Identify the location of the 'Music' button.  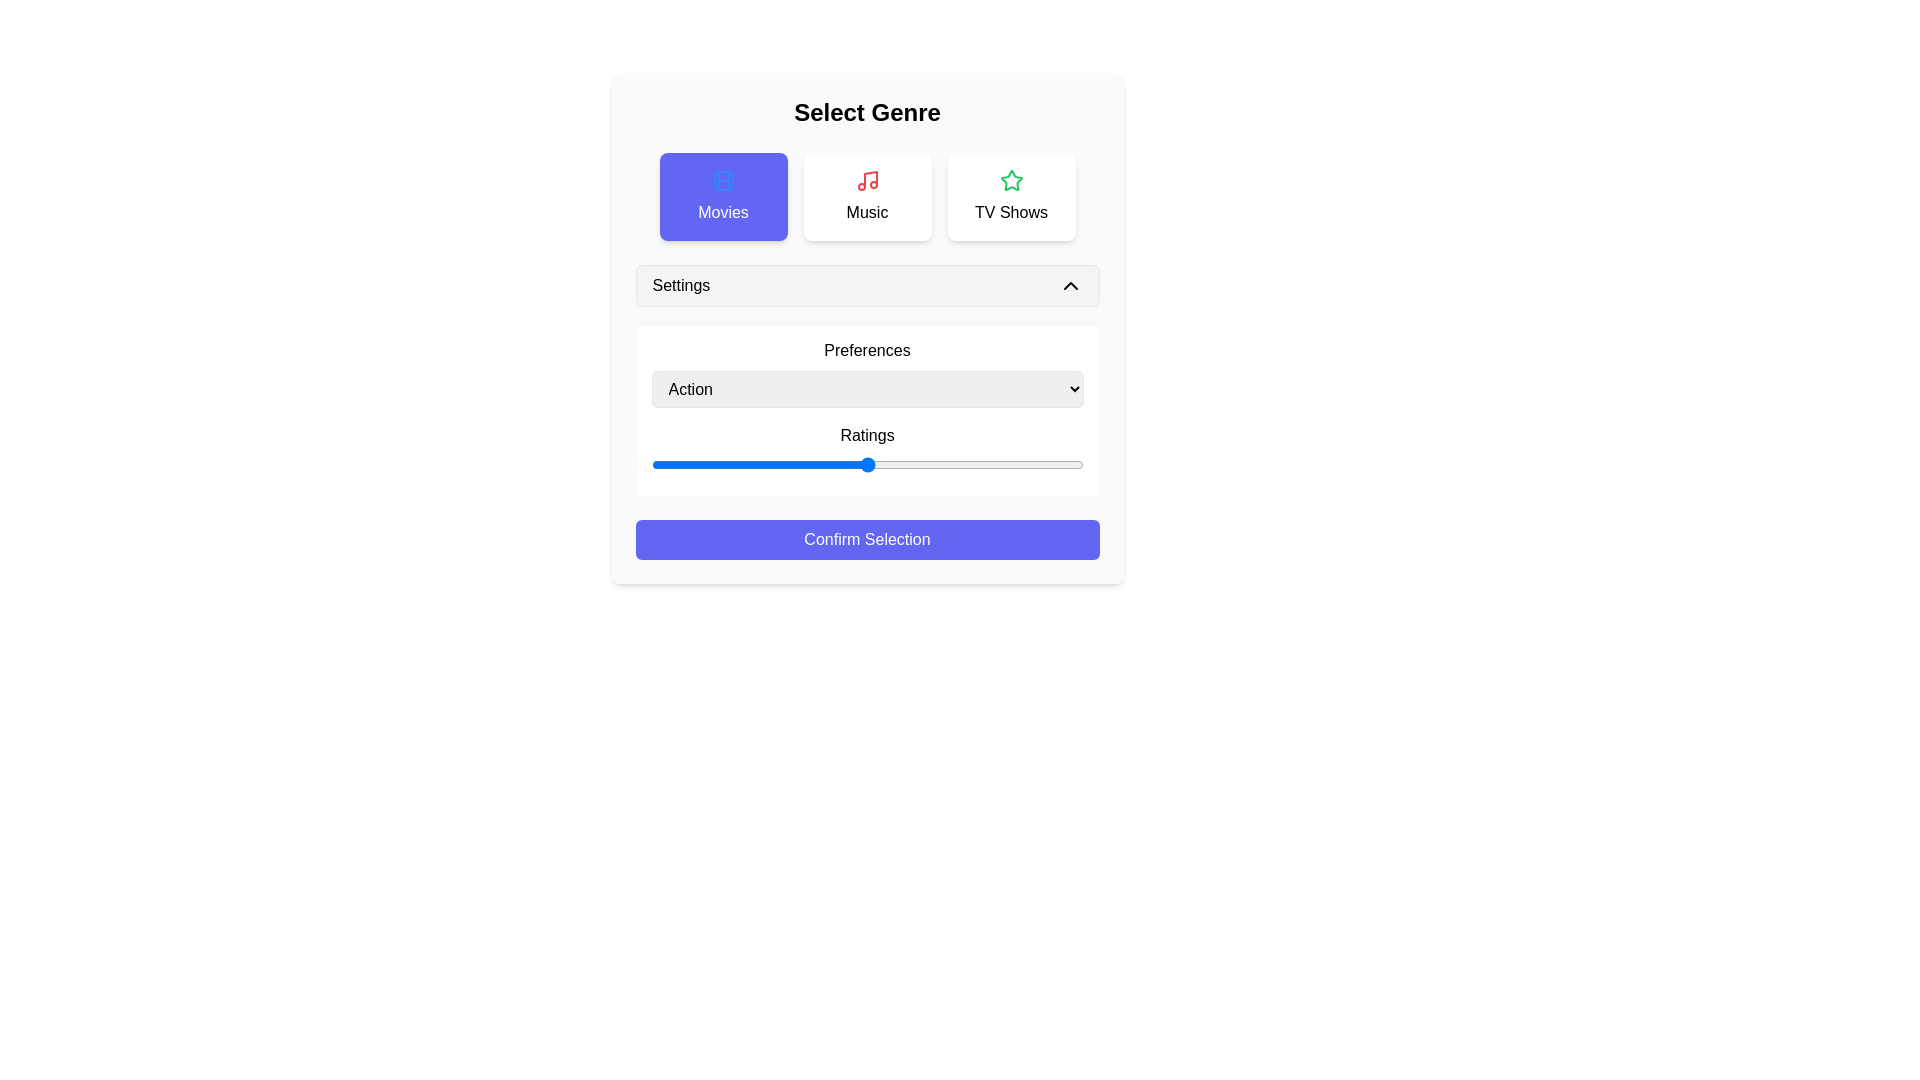
(867, 196).